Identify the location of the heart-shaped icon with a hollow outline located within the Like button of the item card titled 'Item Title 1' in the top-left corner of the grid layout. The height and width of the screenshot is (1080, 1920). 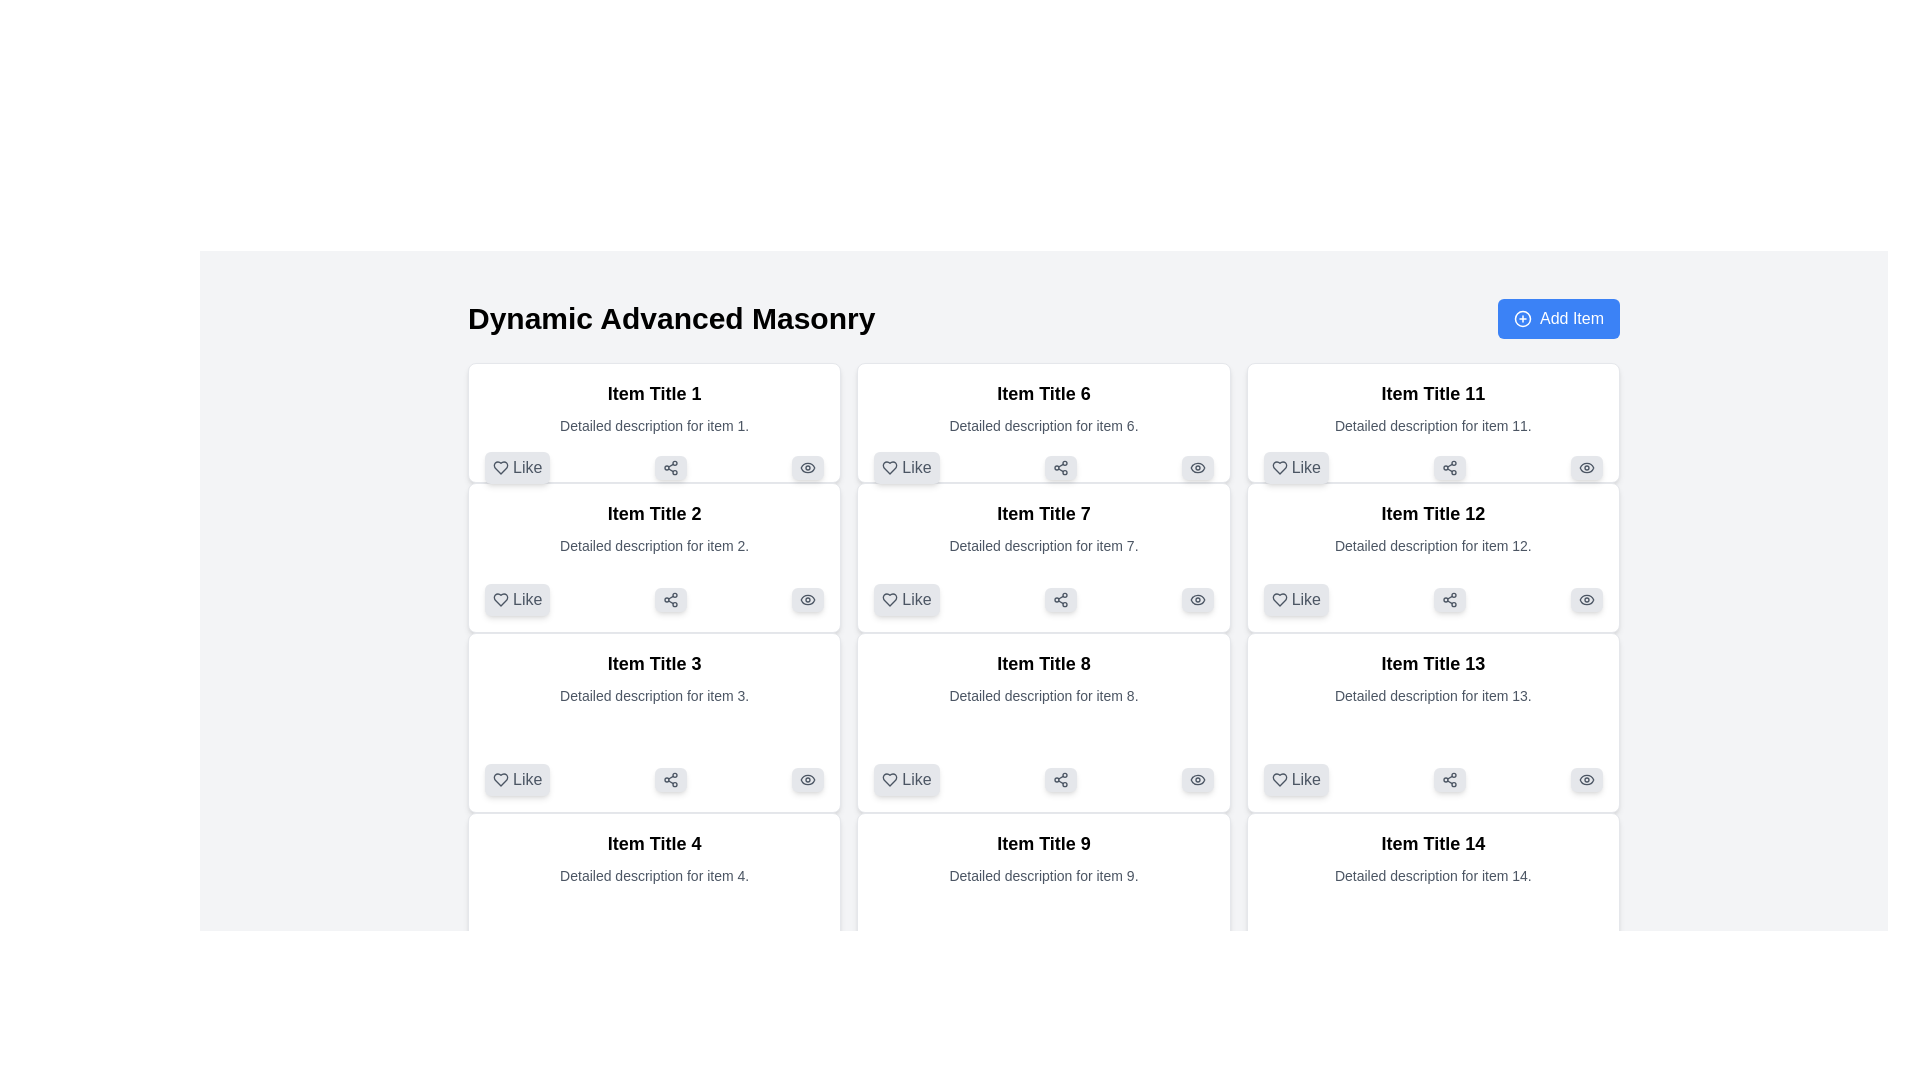
(500, 467).